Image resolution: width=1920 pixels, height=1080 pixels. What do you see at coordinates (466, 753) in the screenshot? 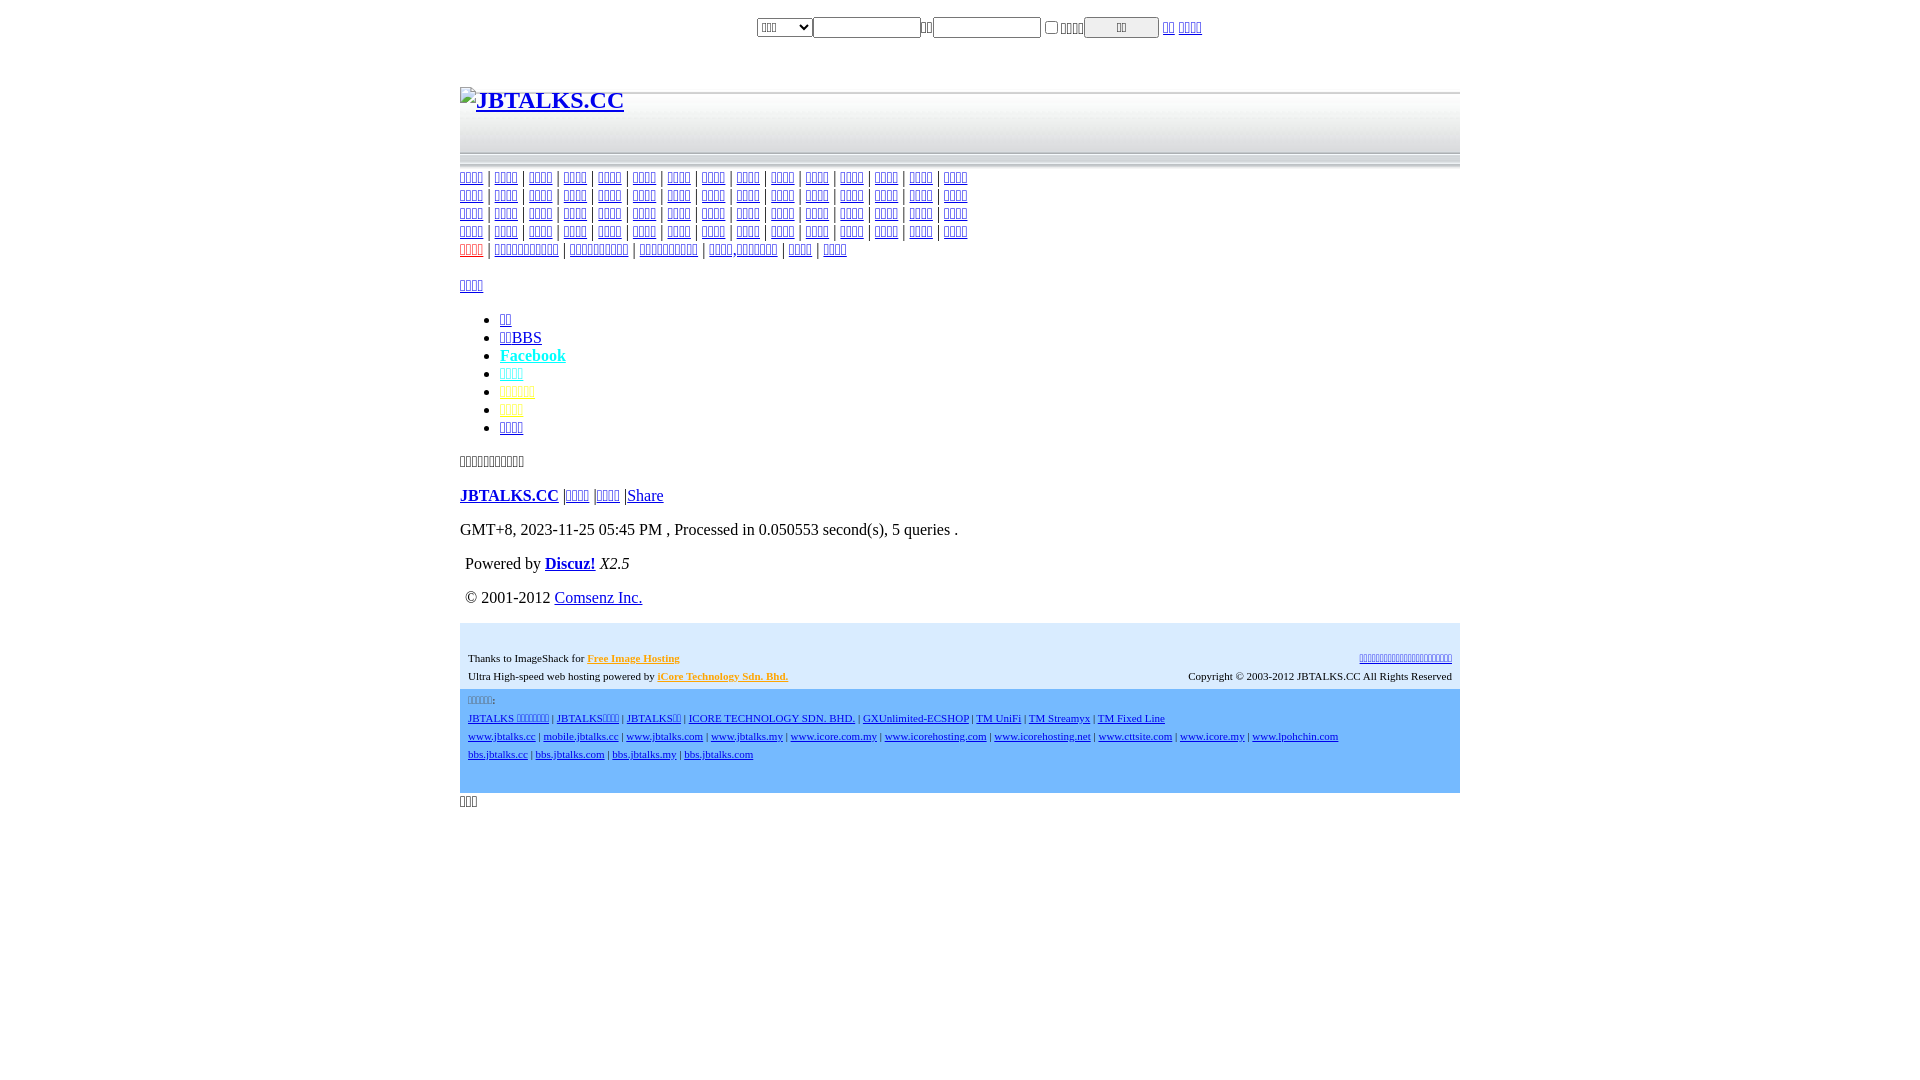
I see `'bbs.jbtalks.cc'` at bounding box center [466, 753].